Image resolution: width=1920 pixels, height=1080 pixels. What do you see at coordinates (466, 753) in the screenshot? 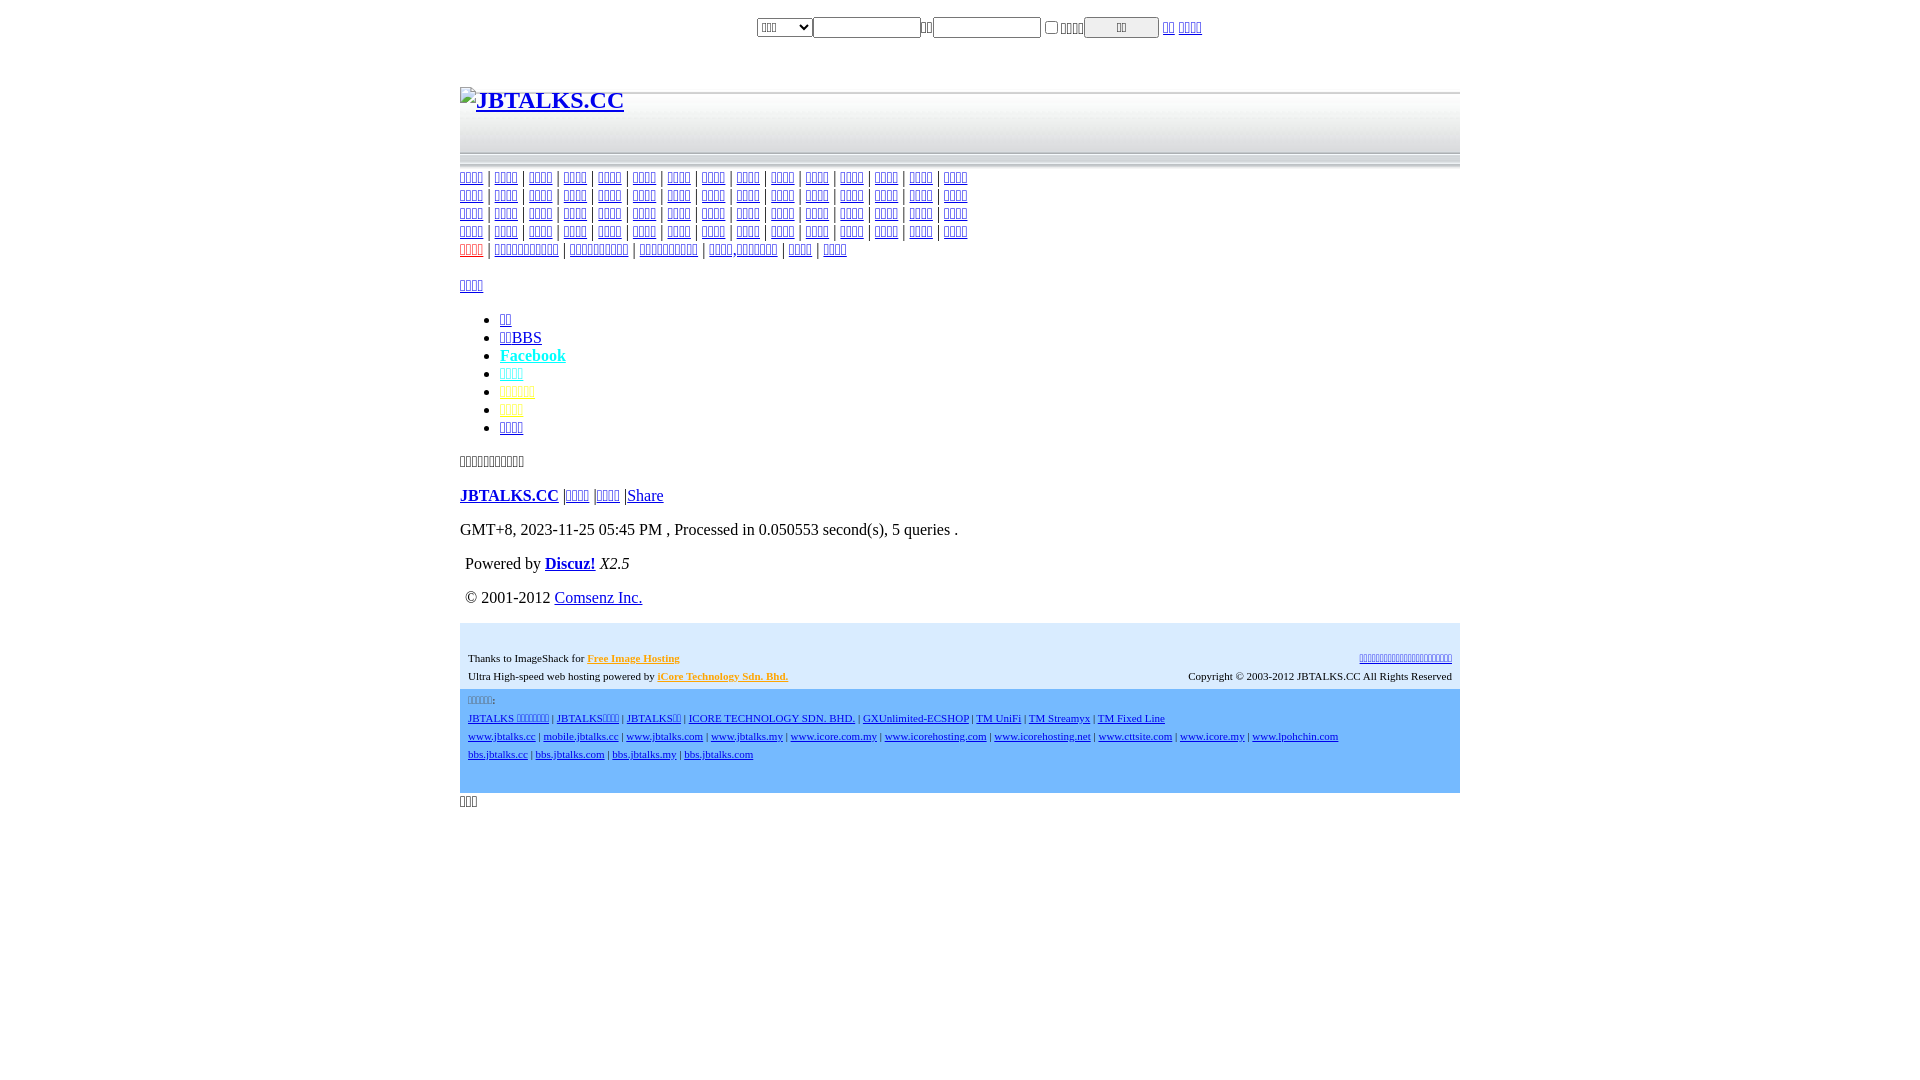
I see `'bbs.jbtalks.cc'` at bounding box center [466, 753].